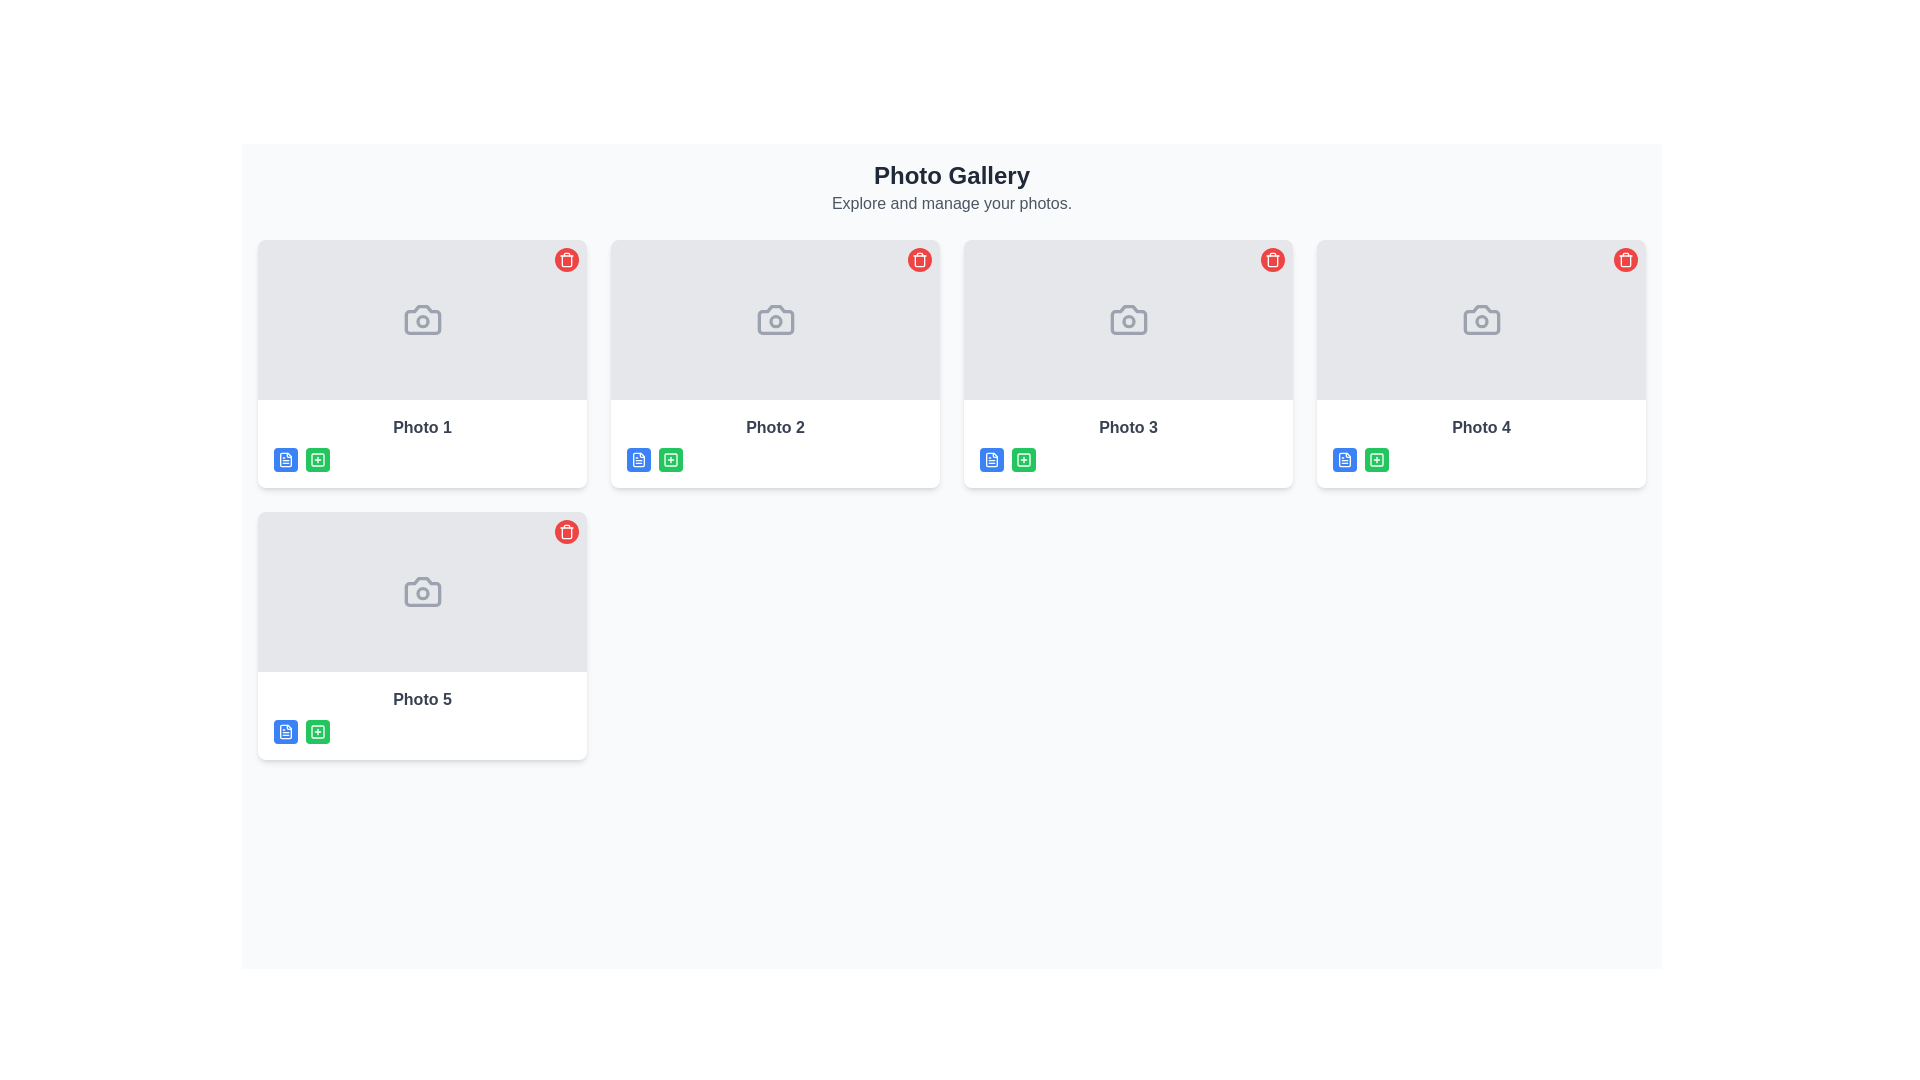 The width and height of the screenshot is (1920, 1080). Describe the element at coordinates (1626, 258) in the screenshot. I see `the delete button located at the top-right corner of the fourth image card in the photo gallery` at that location.